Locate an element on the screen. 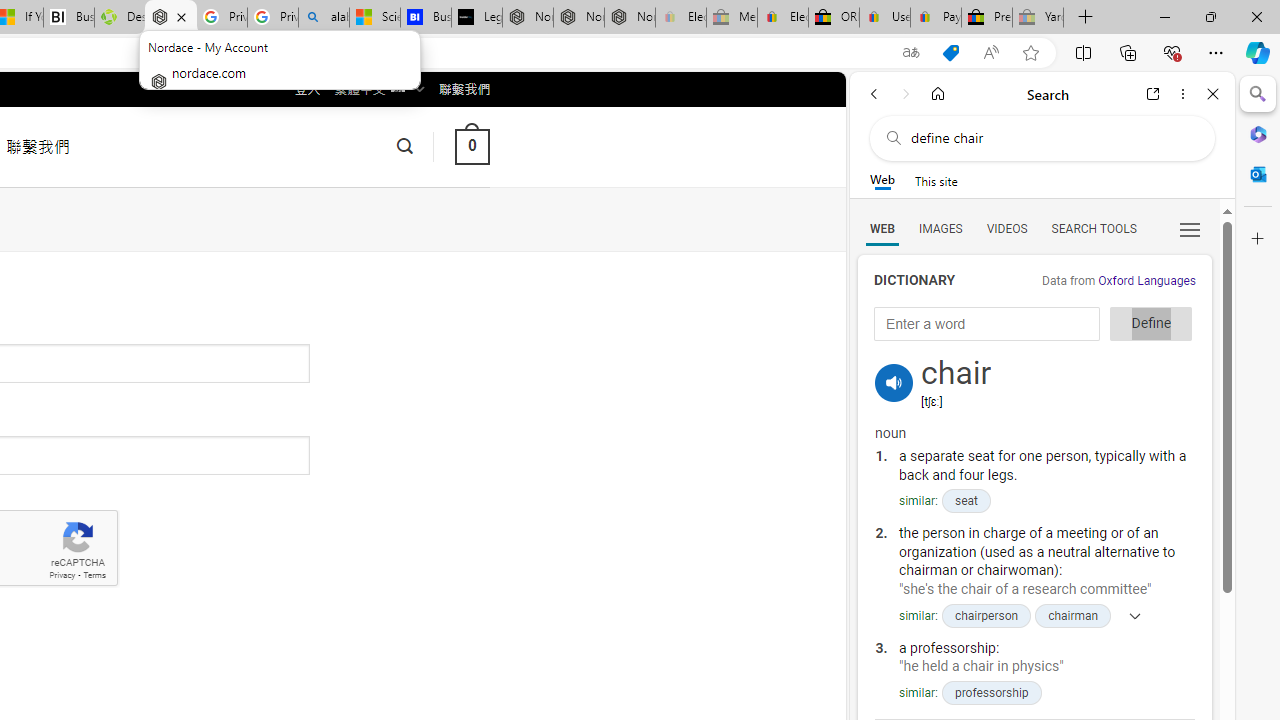 The image size is (1280, 720). 'Oxford Languages' is located at coordinates (1146, 281).